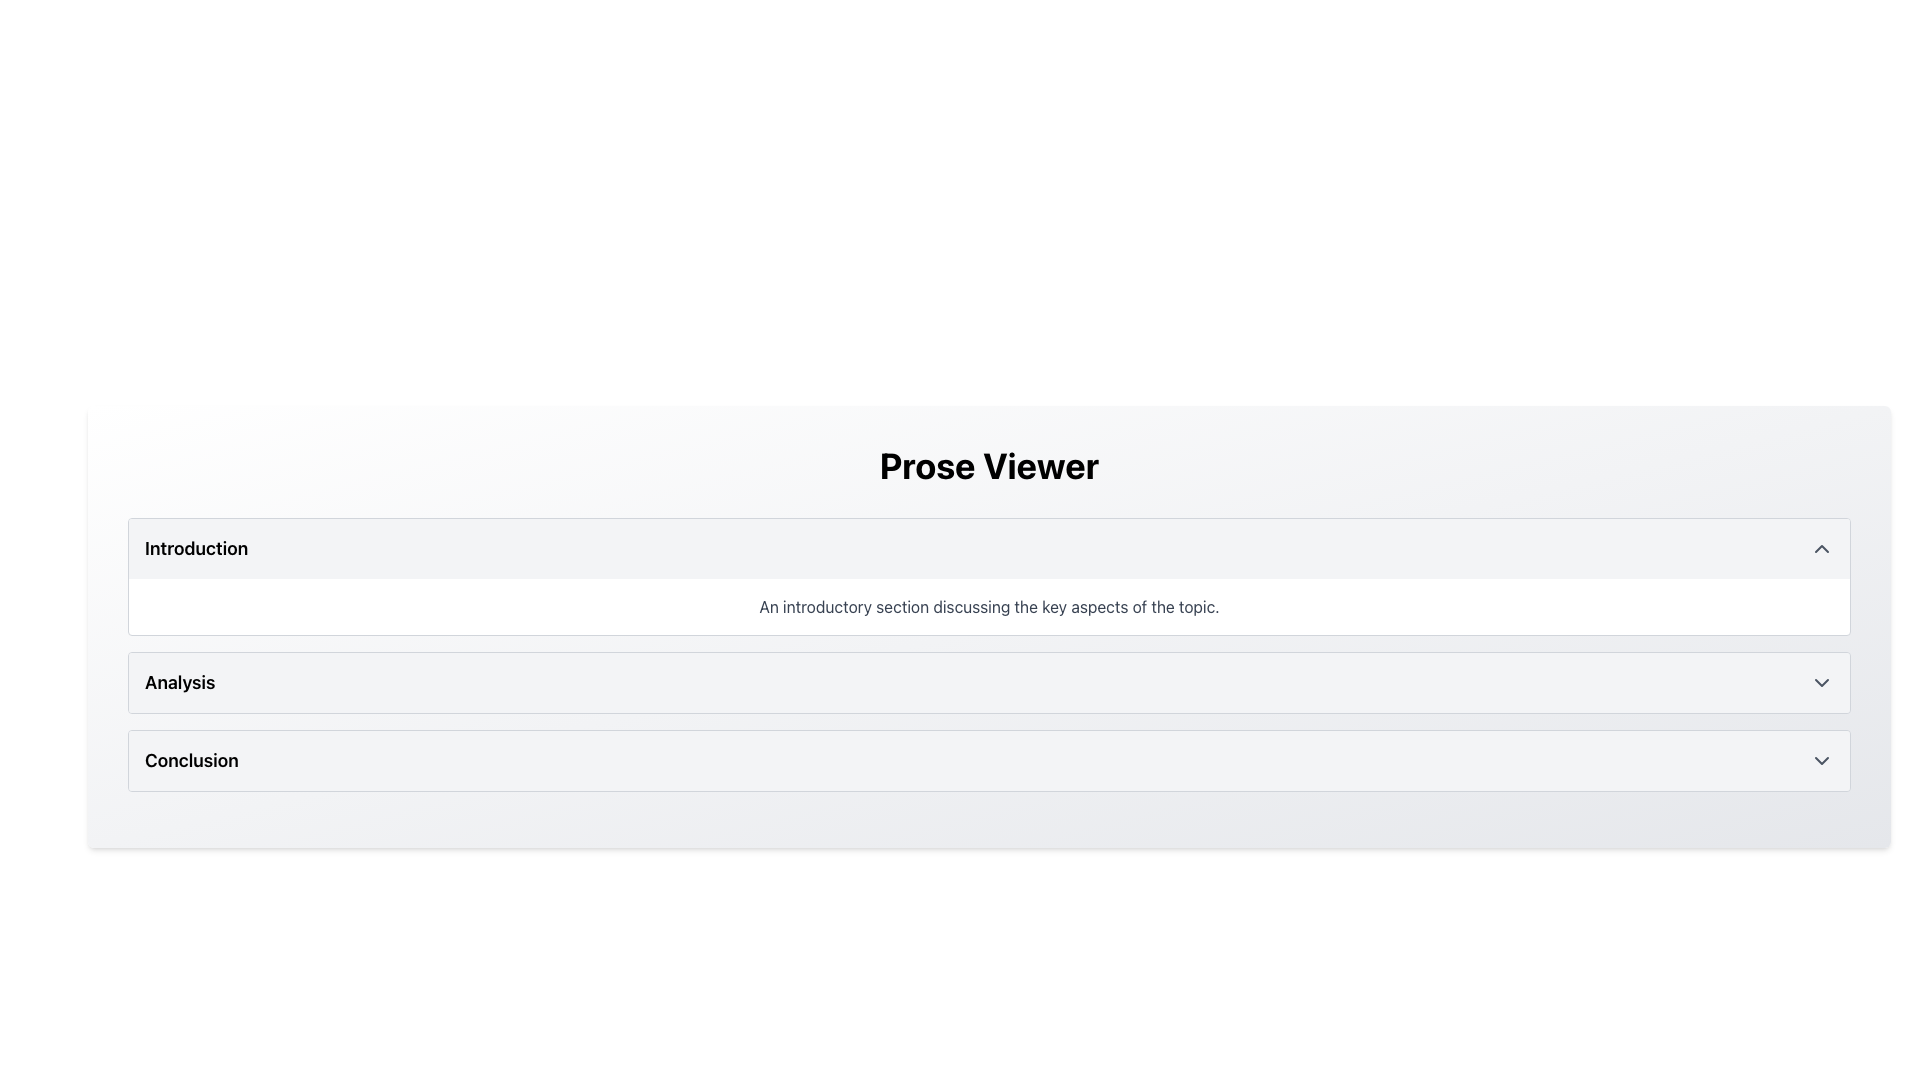  Describe the element at coordinates (180, 681) in the screenshot. I see `the bold 'Analysis' text label to focus on the corresponding section in the vertically stacked layout` at that location.